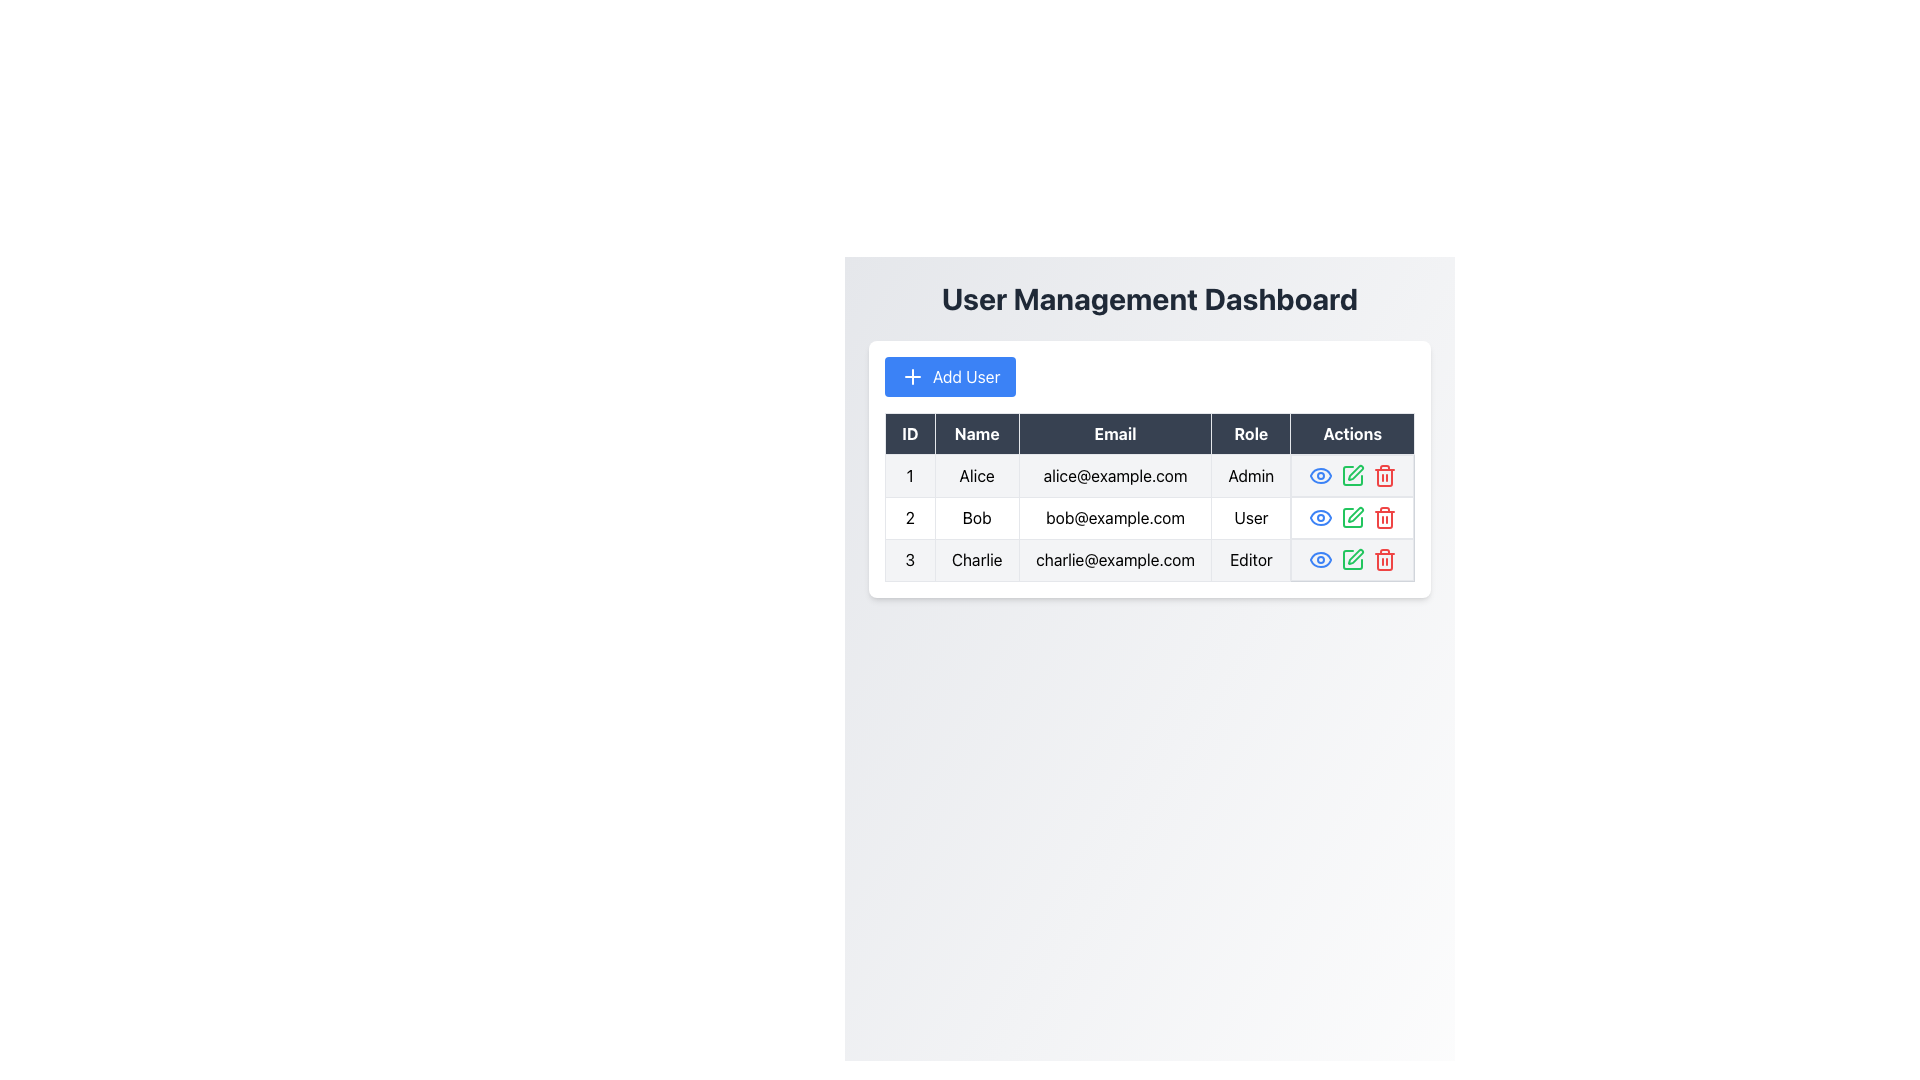  I want to click on the numeric text label displaying the number '2', which is located at the leftmost position within the second row of the User Management Dashboard table, so click(909, 516).